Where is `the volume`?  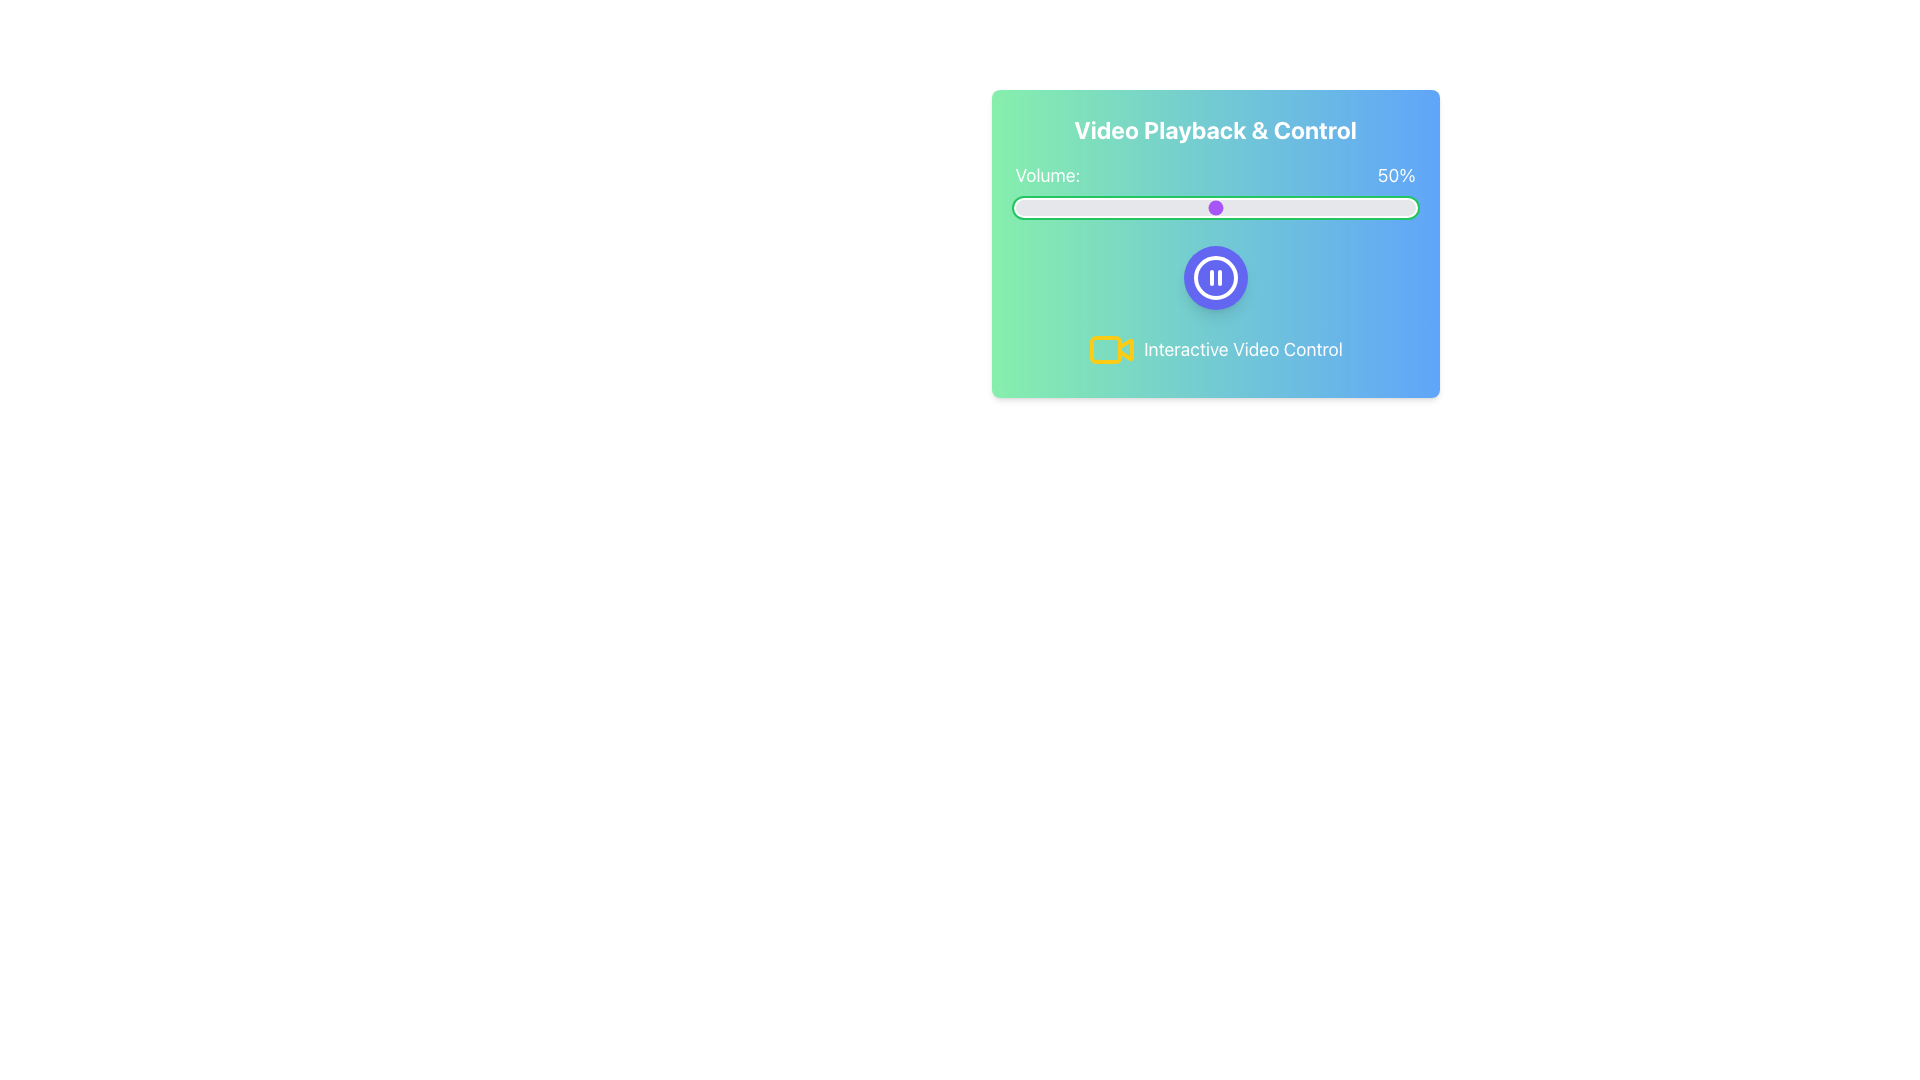 the volume is located at coordinates (1019, 208).